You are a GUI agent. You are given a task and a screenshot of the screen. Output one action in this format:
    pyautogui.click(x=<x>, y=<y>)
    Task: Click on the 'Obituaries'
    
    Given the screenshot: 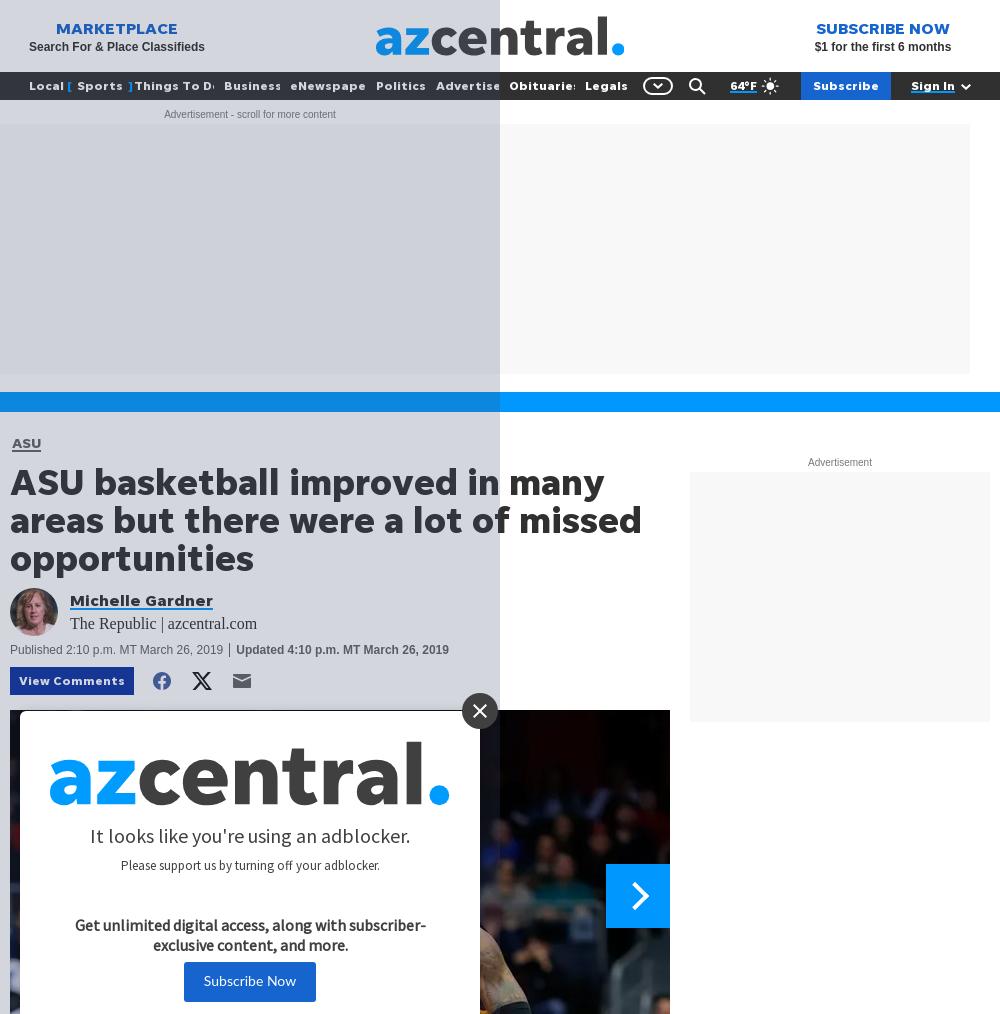 What is the action you would take?
    pyautogui.click(x=543, y=84)
    